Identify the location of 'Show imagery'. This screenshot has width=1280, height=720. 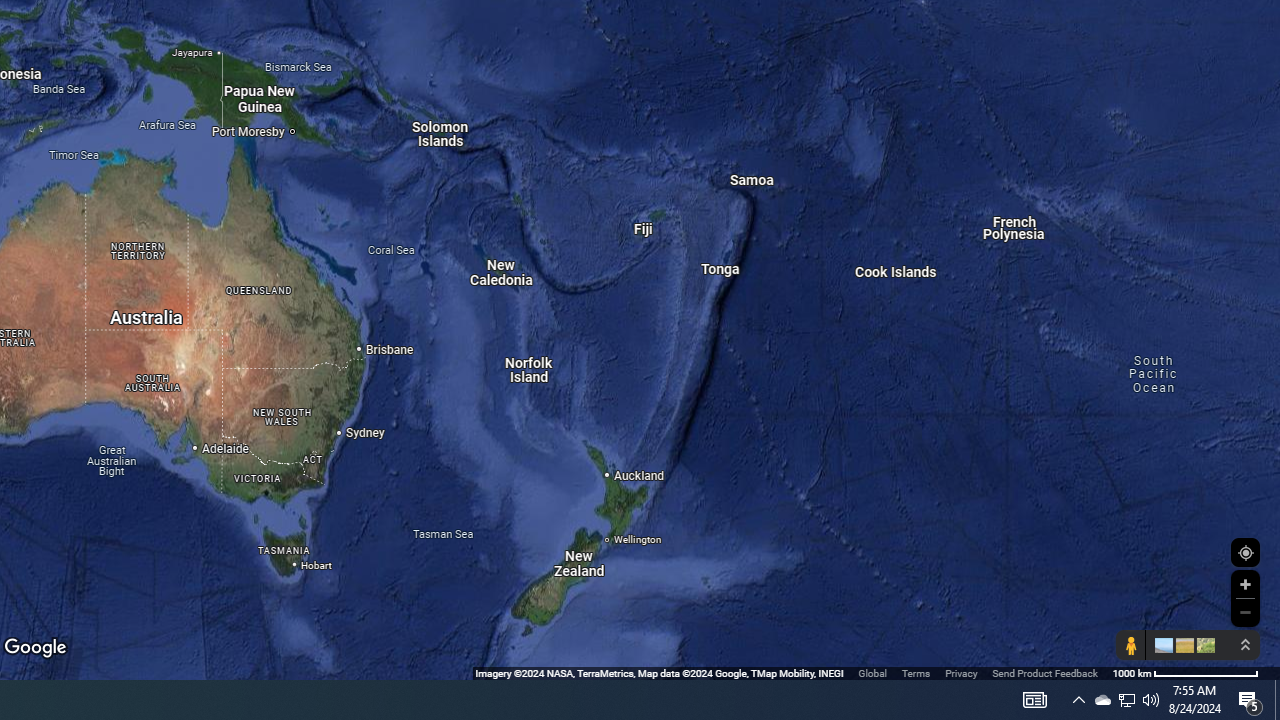
(1202, 645).